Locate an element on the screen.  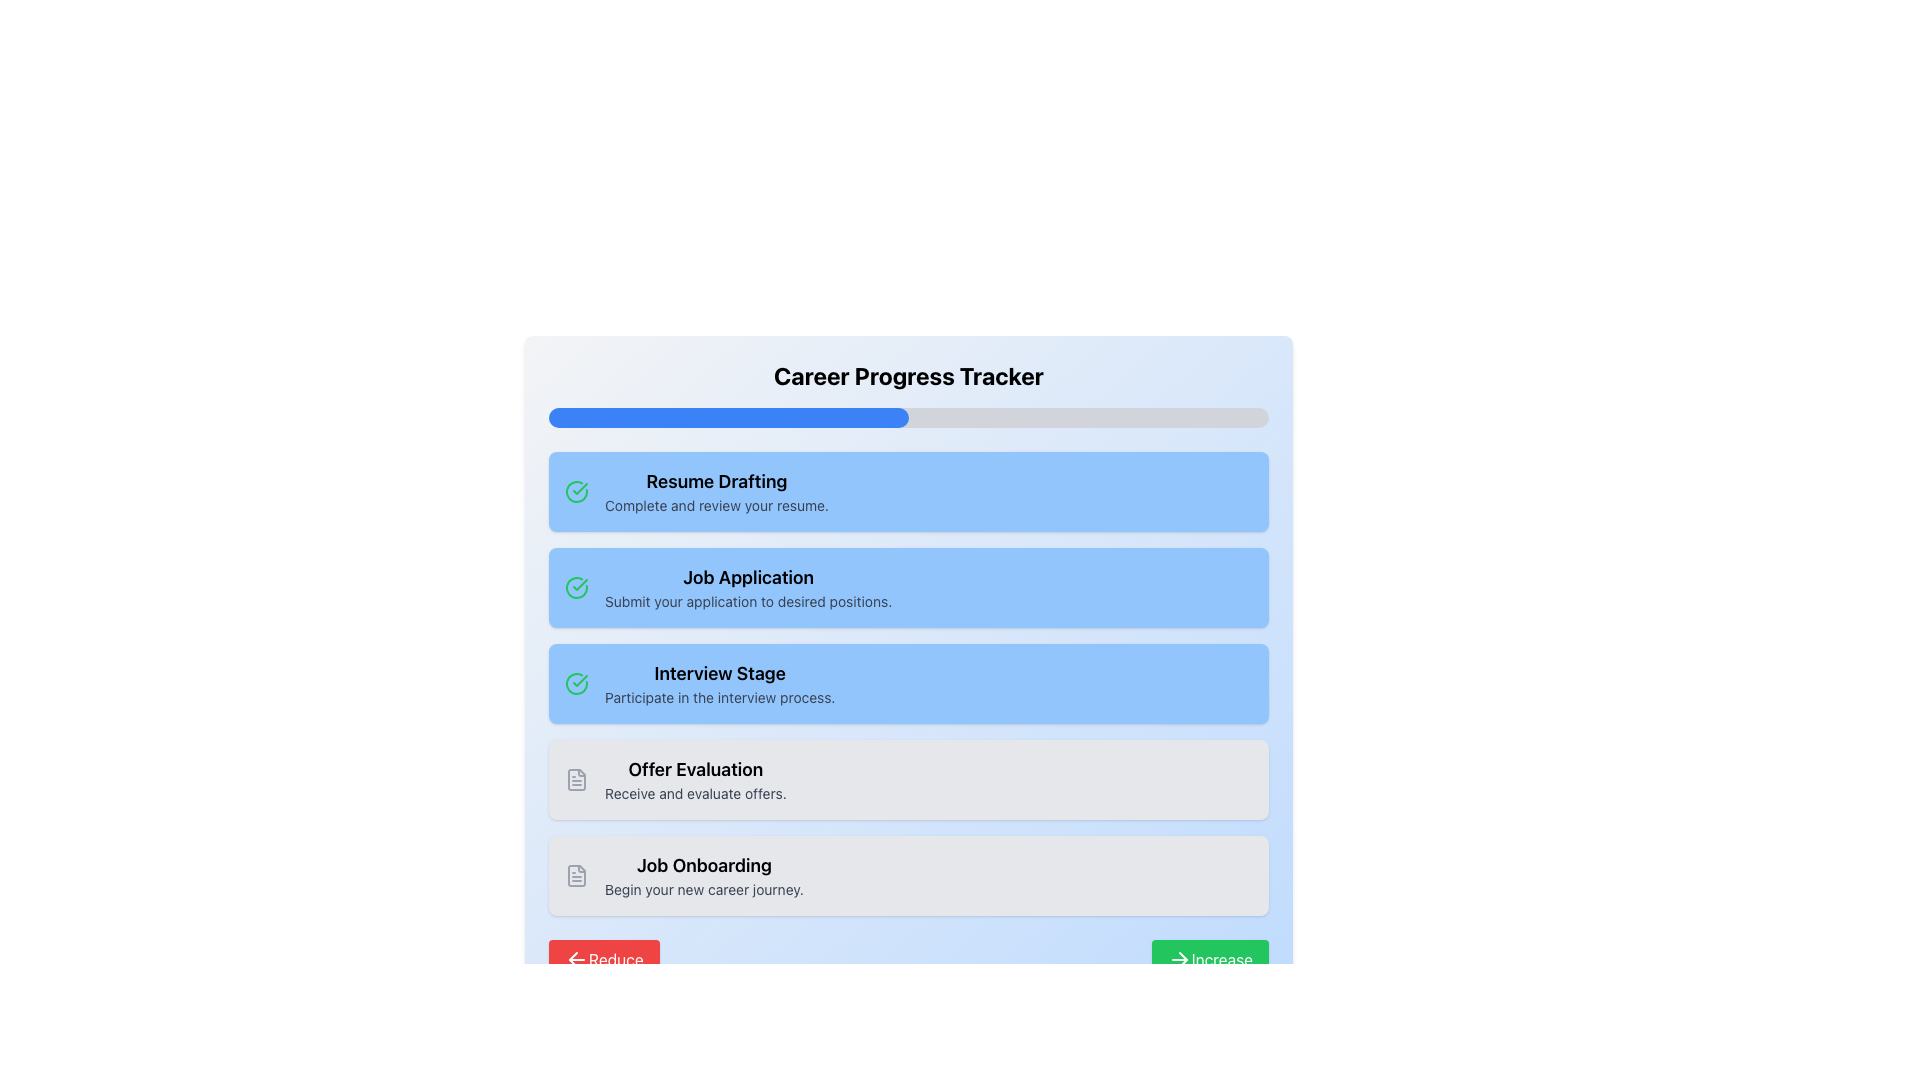
the green 'Increase' button with white text and an arrow is located at coordinates (1209, 959).